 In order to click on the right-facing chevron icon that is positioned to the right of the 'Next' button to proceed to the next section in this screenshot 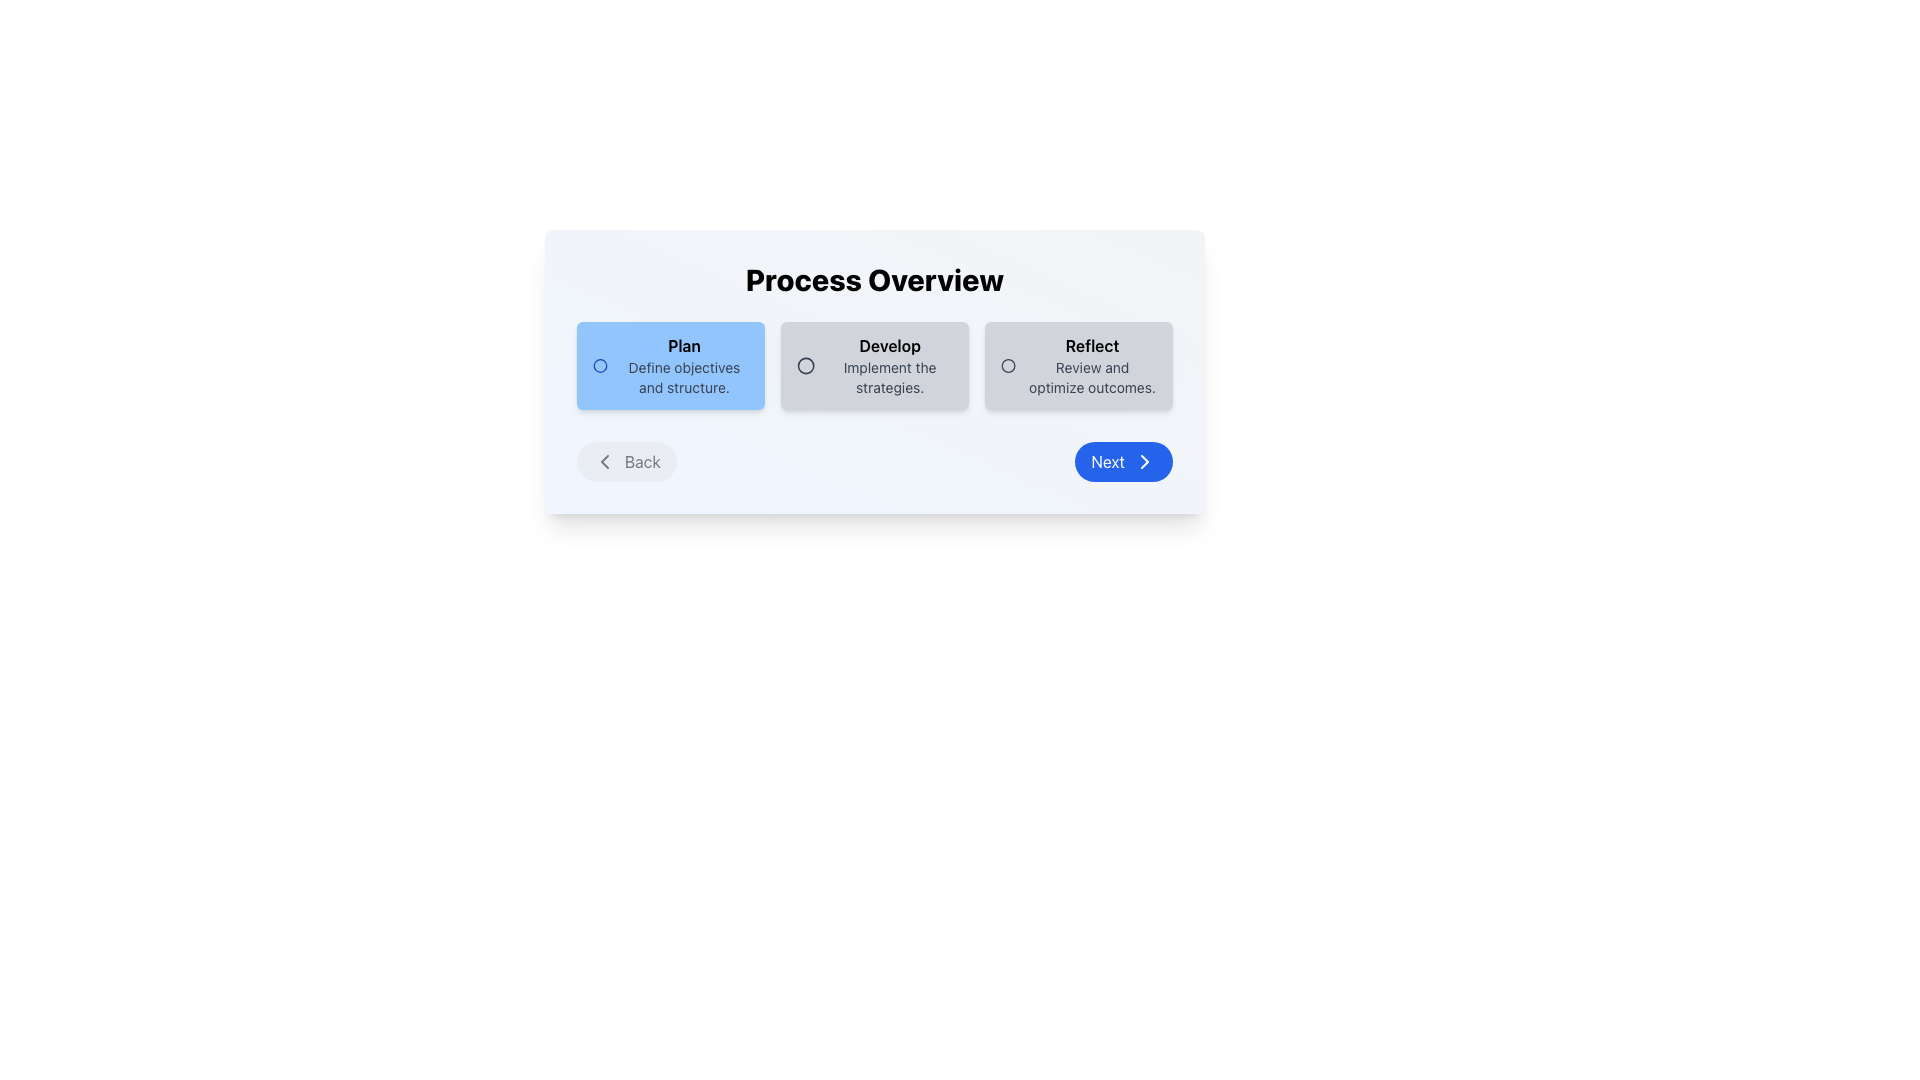, I will do `click(1145, 462)`.